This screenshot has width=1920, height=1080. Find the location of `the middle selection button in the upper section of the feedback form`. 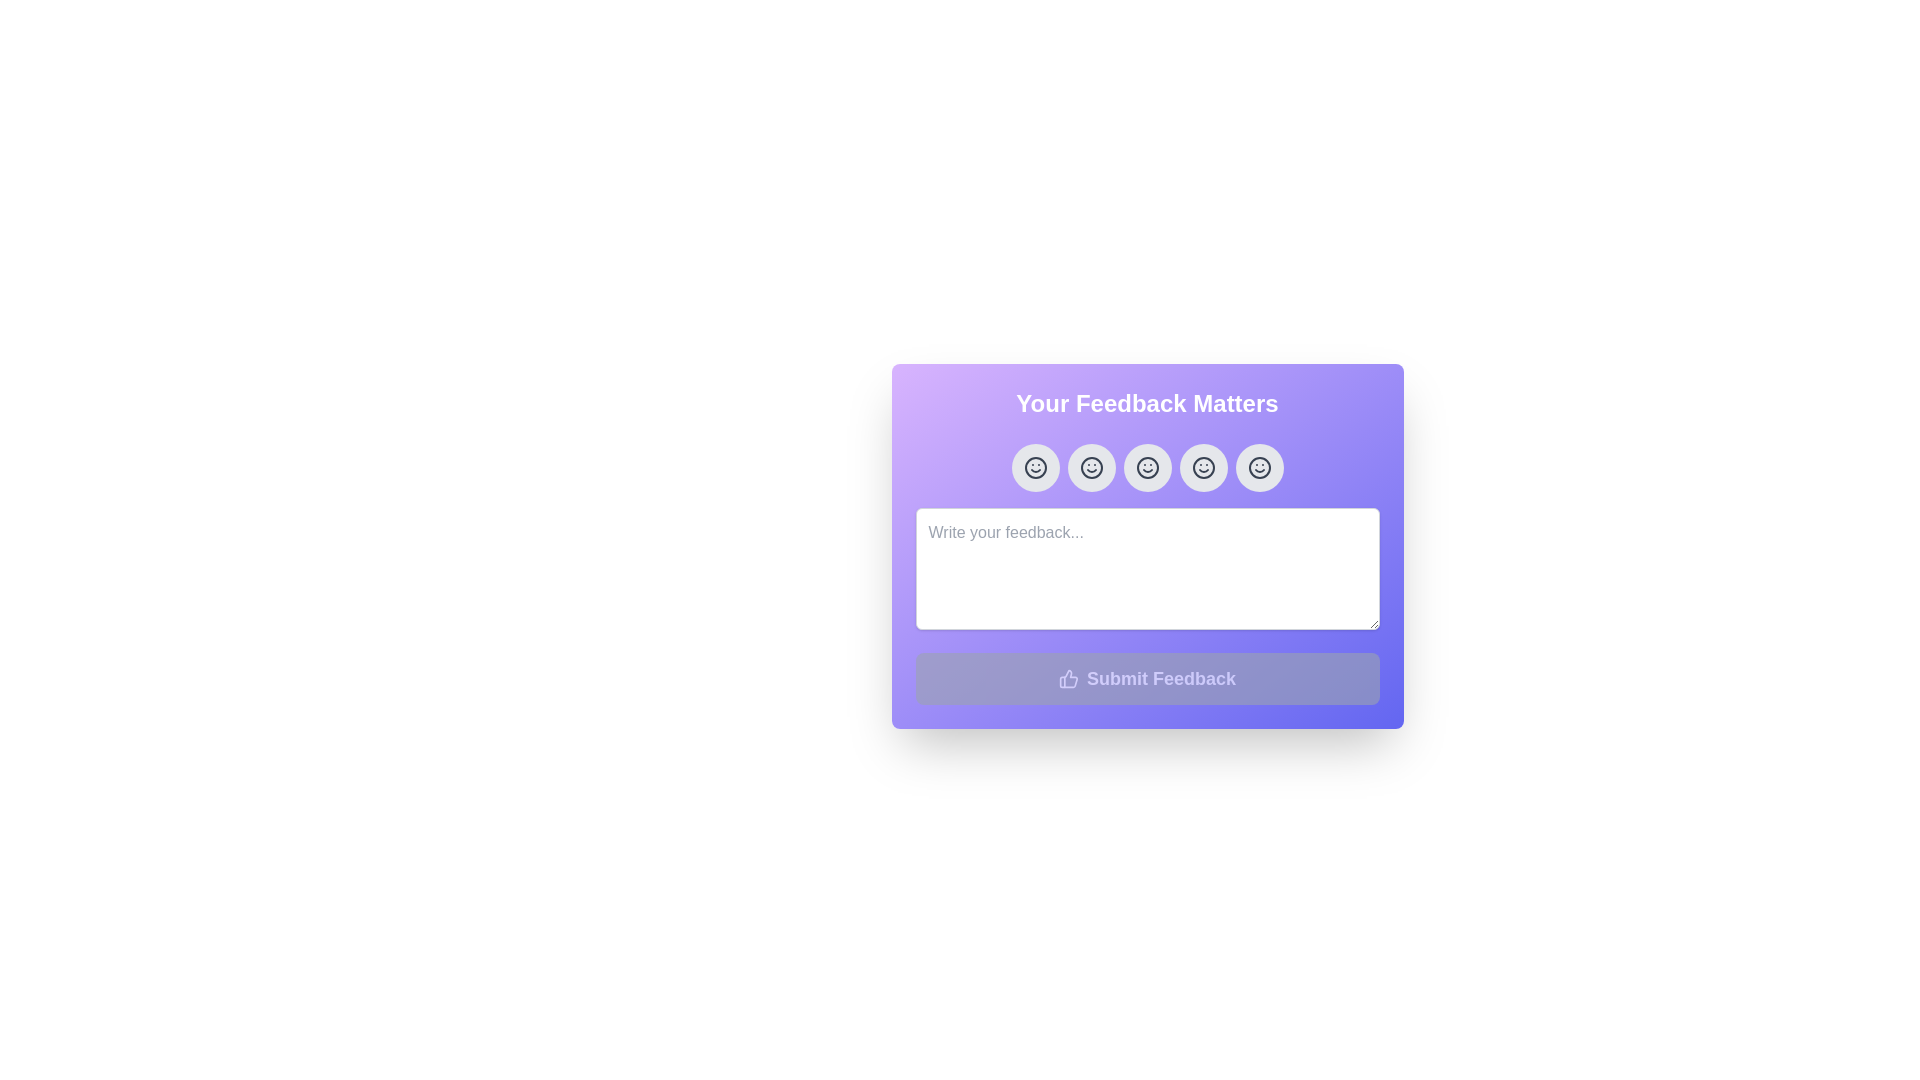

the middle selection button in the upper section of the feedback form is located at coordinates (1147, 467).